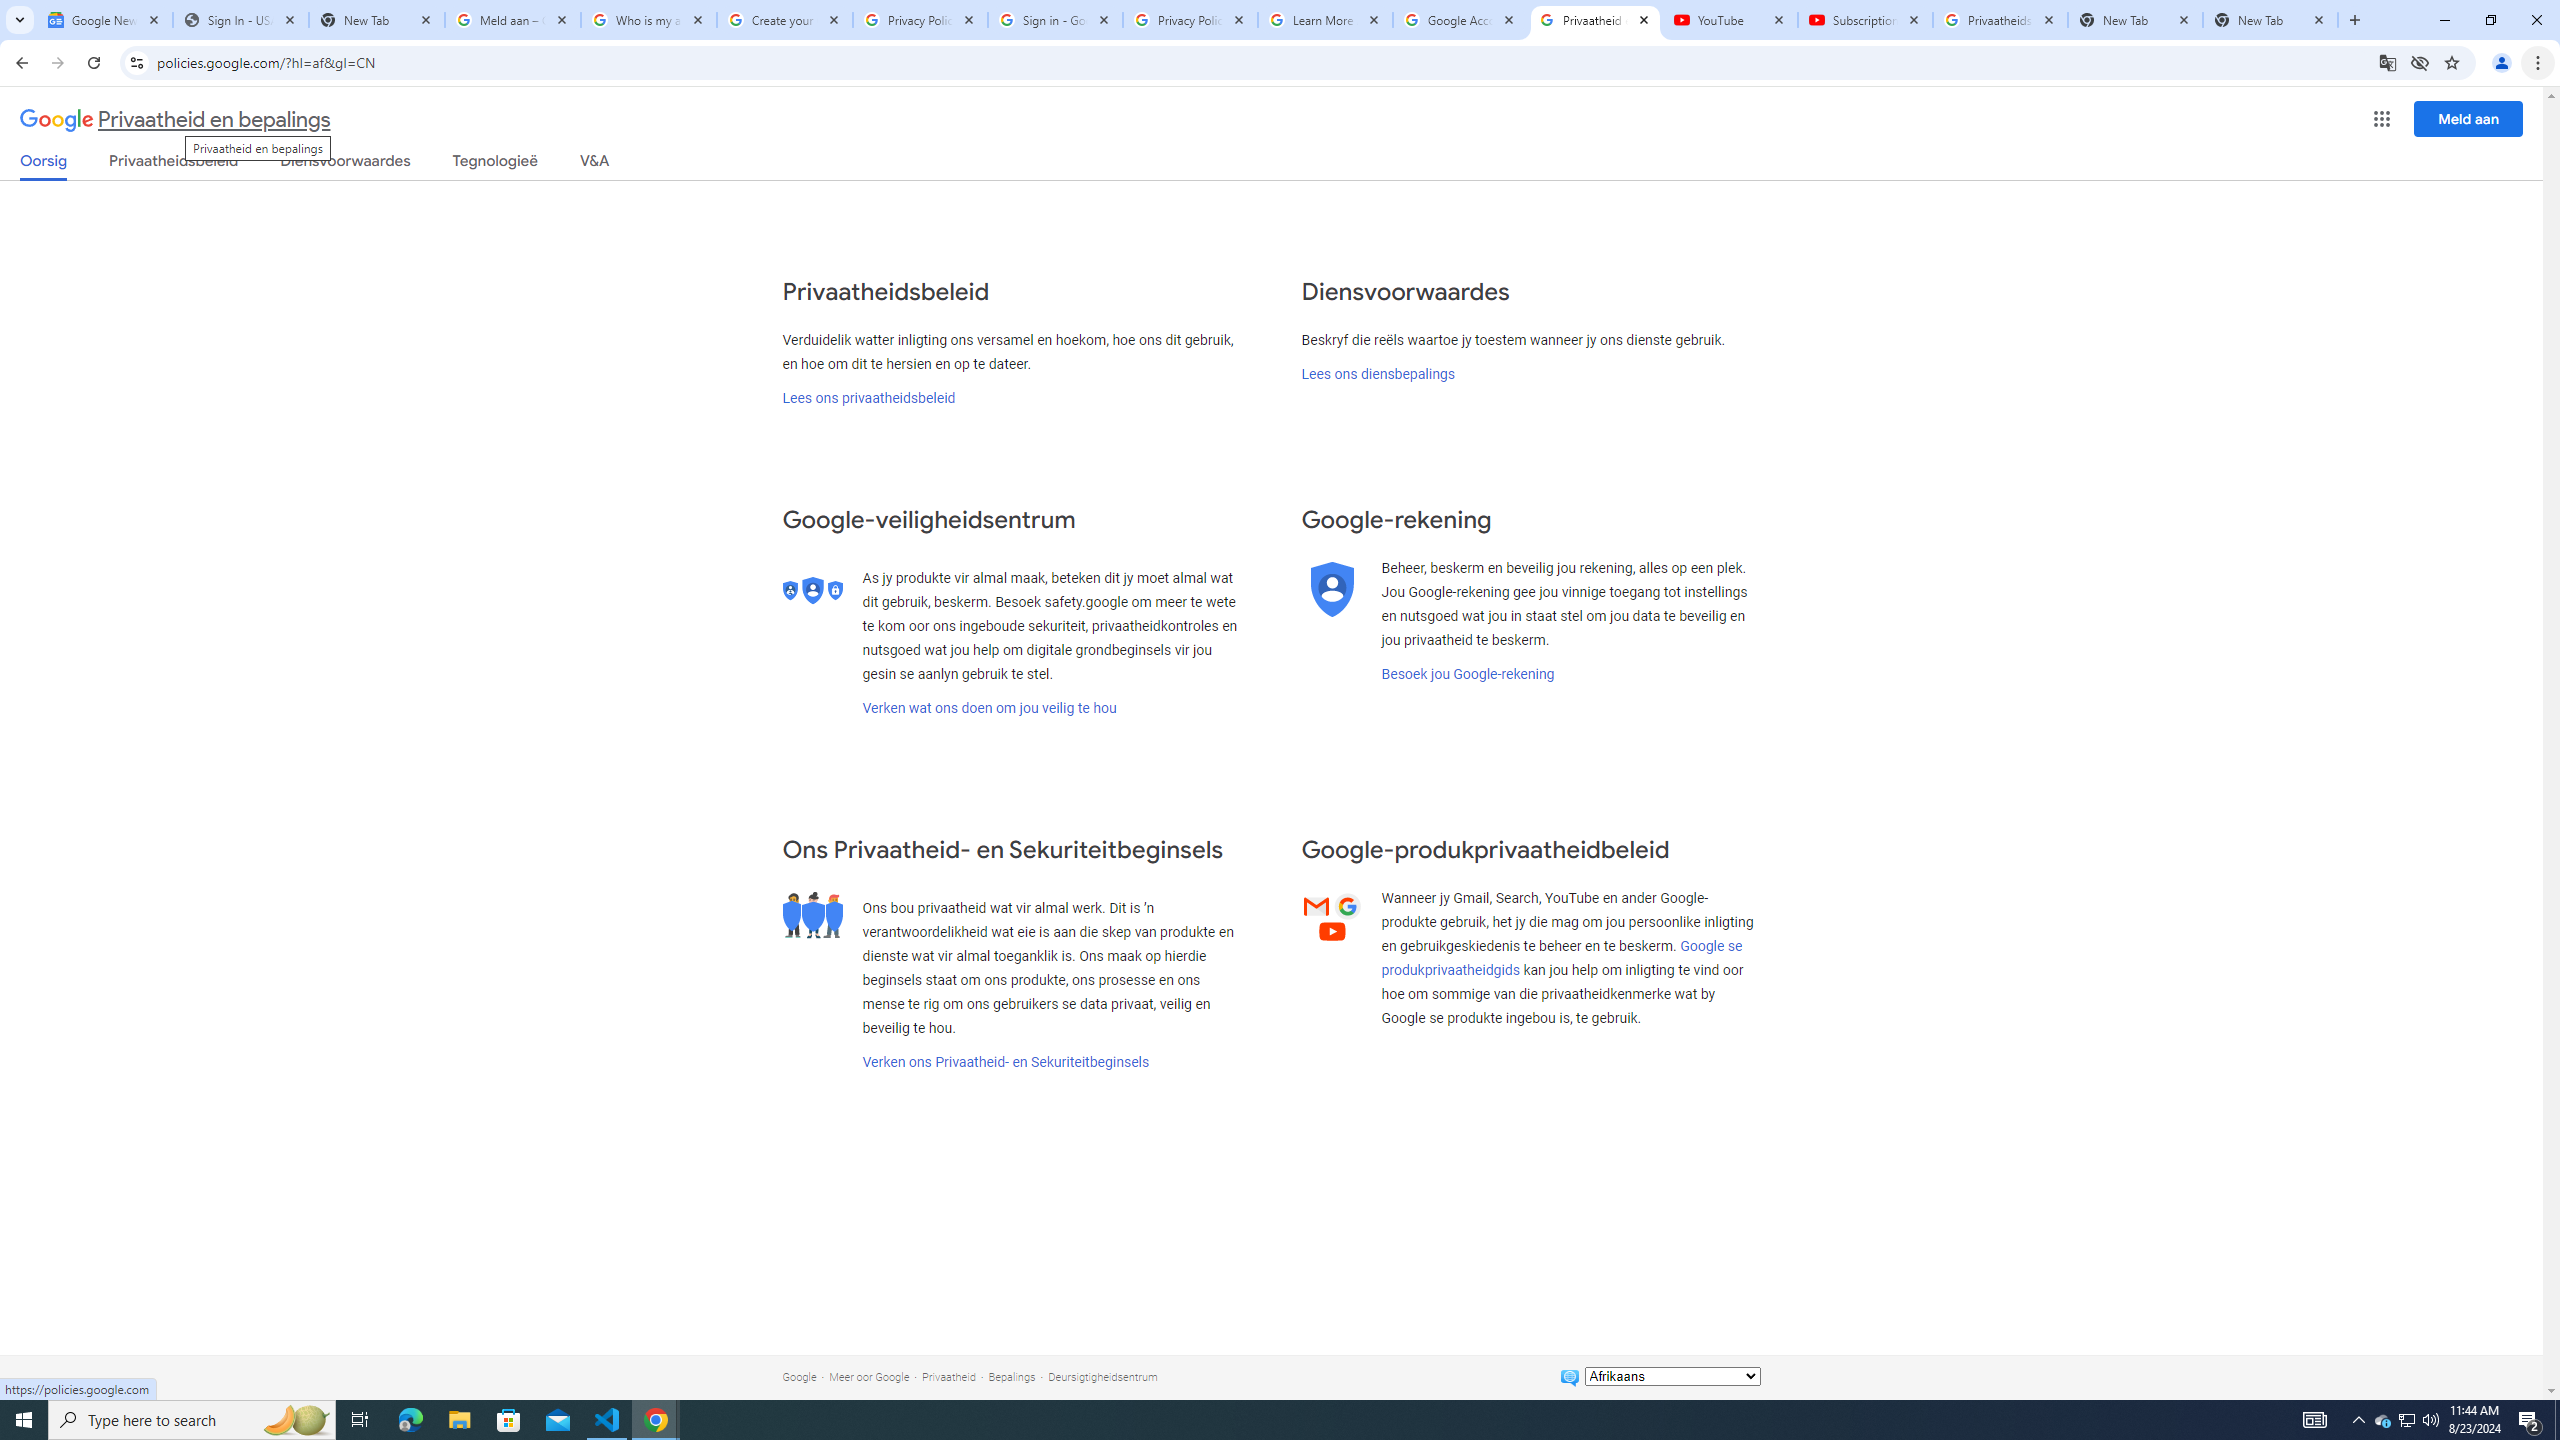 The height and width of the screenshot is (1440, 2560). Describe the element at coordinates (2270, 19) in the screenshot. I see `'New Tab'` at that location.